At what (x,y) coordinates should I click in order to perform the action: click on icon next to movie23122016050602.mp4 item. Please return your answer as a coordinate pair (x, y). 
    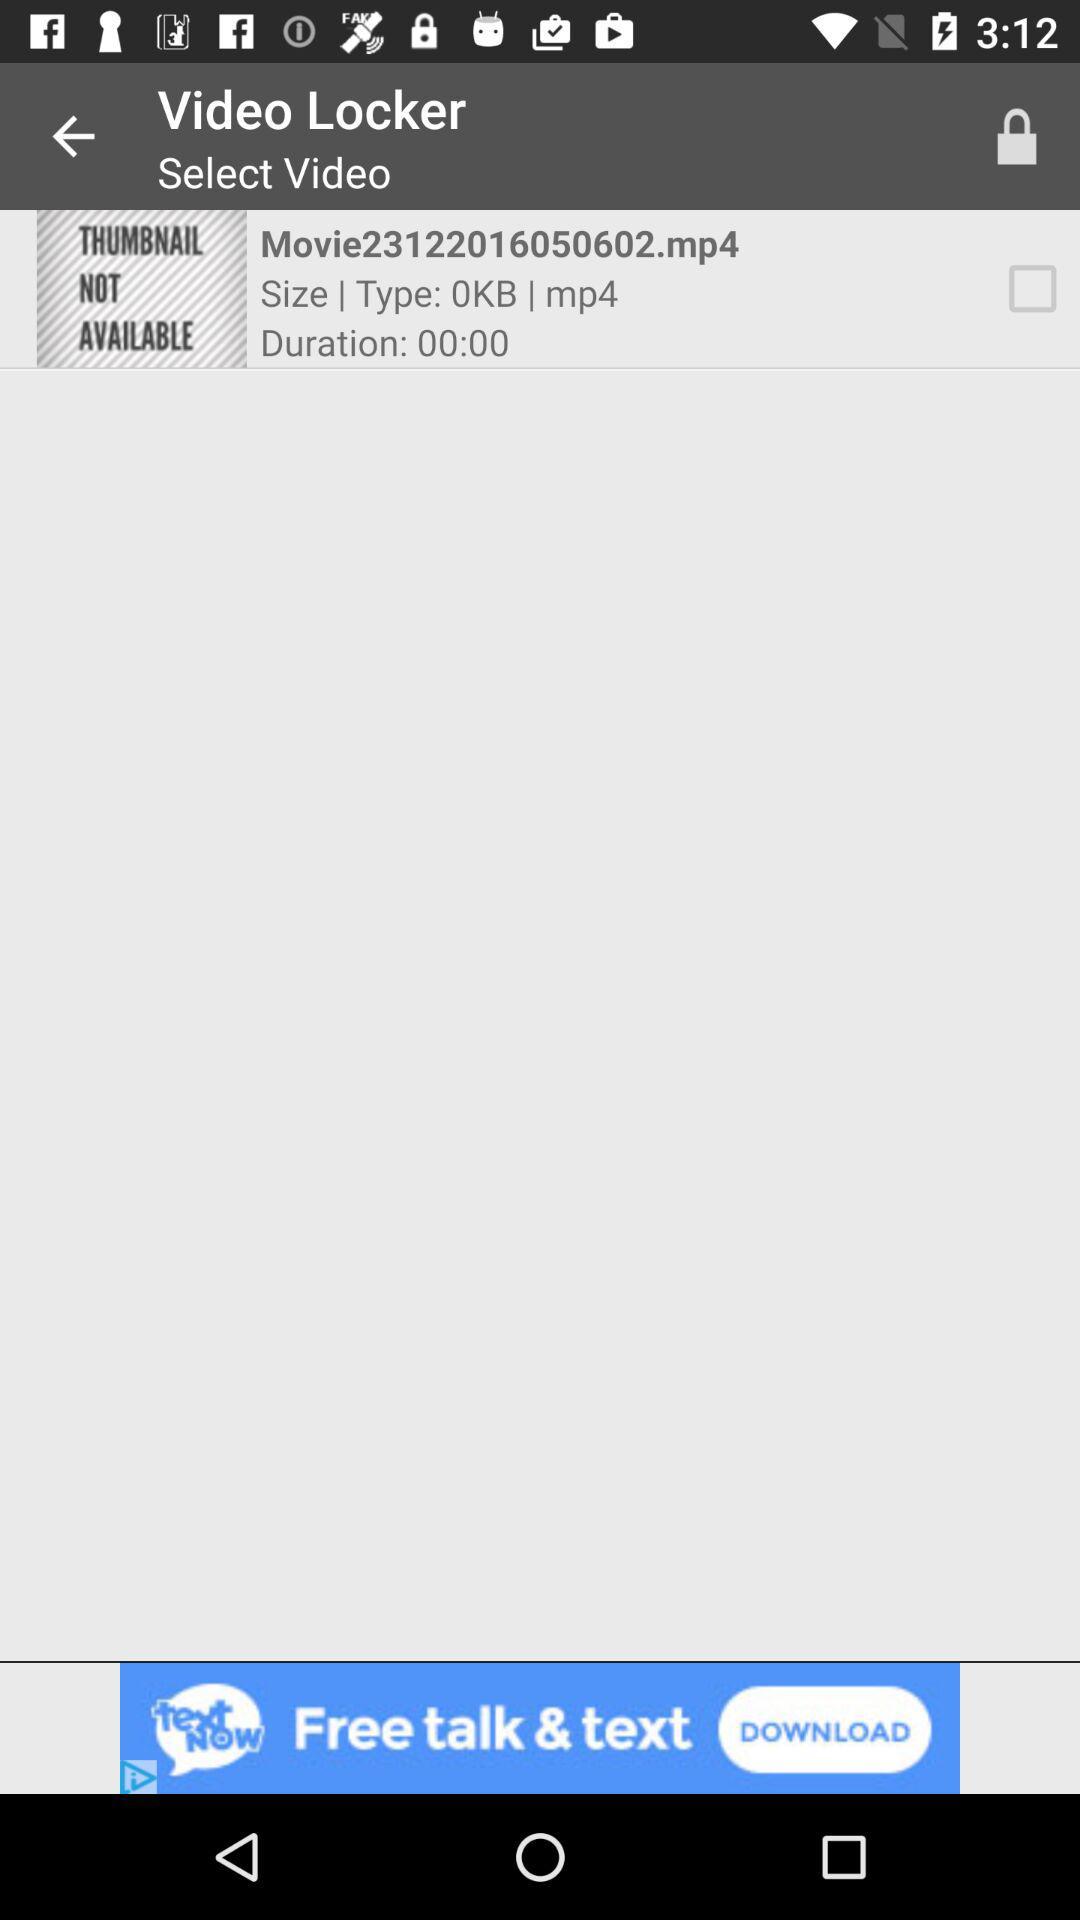
    Looking at the image, I should click on (1017, 135).